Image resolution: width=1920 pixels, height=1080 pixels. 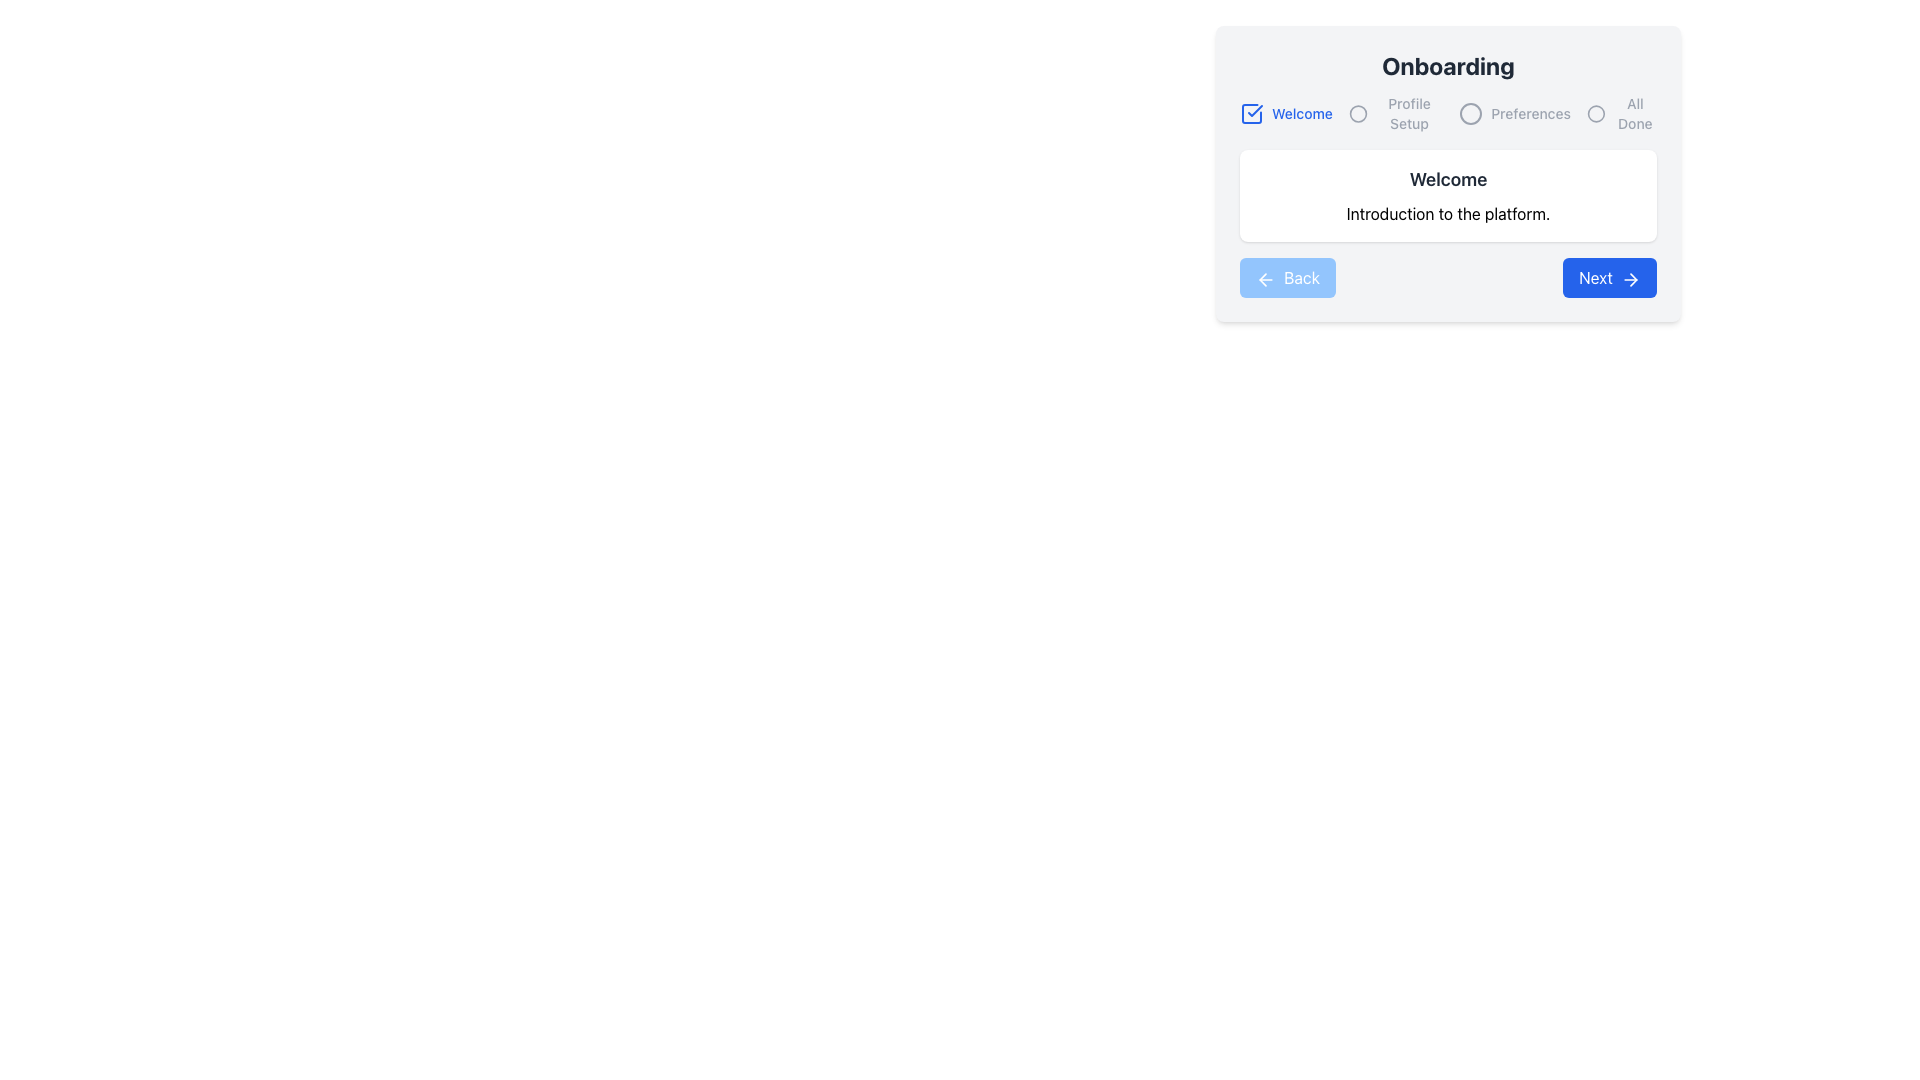 I want to click on the current state of the onboarding step icon located between the 'Welcome' and 'Preferences' steps in the navigation bar, so click(x=1358, y=114).